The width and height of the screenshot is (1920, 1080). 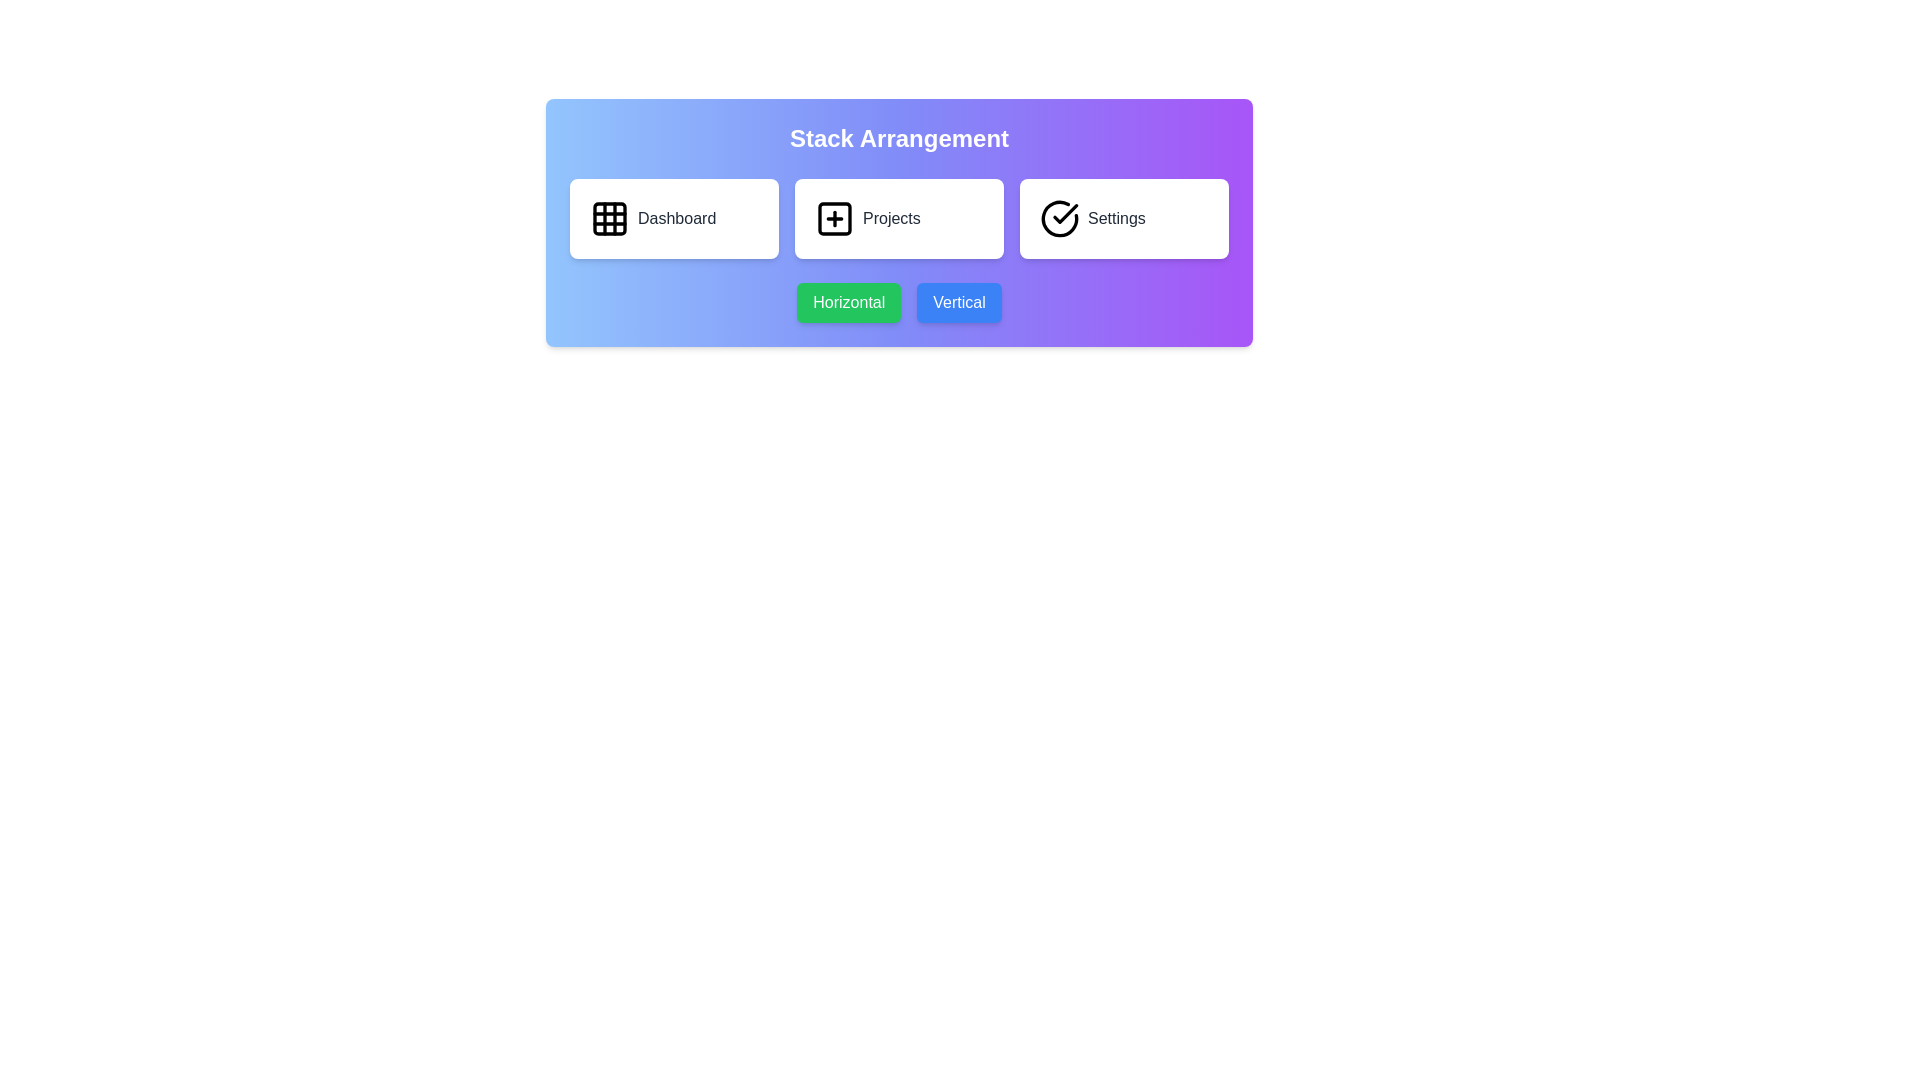 I want to click on the checkmark icon located inside the 'Settings' option at the top-right of the interface, which features a bold stroke tick in a circular outline, so click(x=1064, y=213).